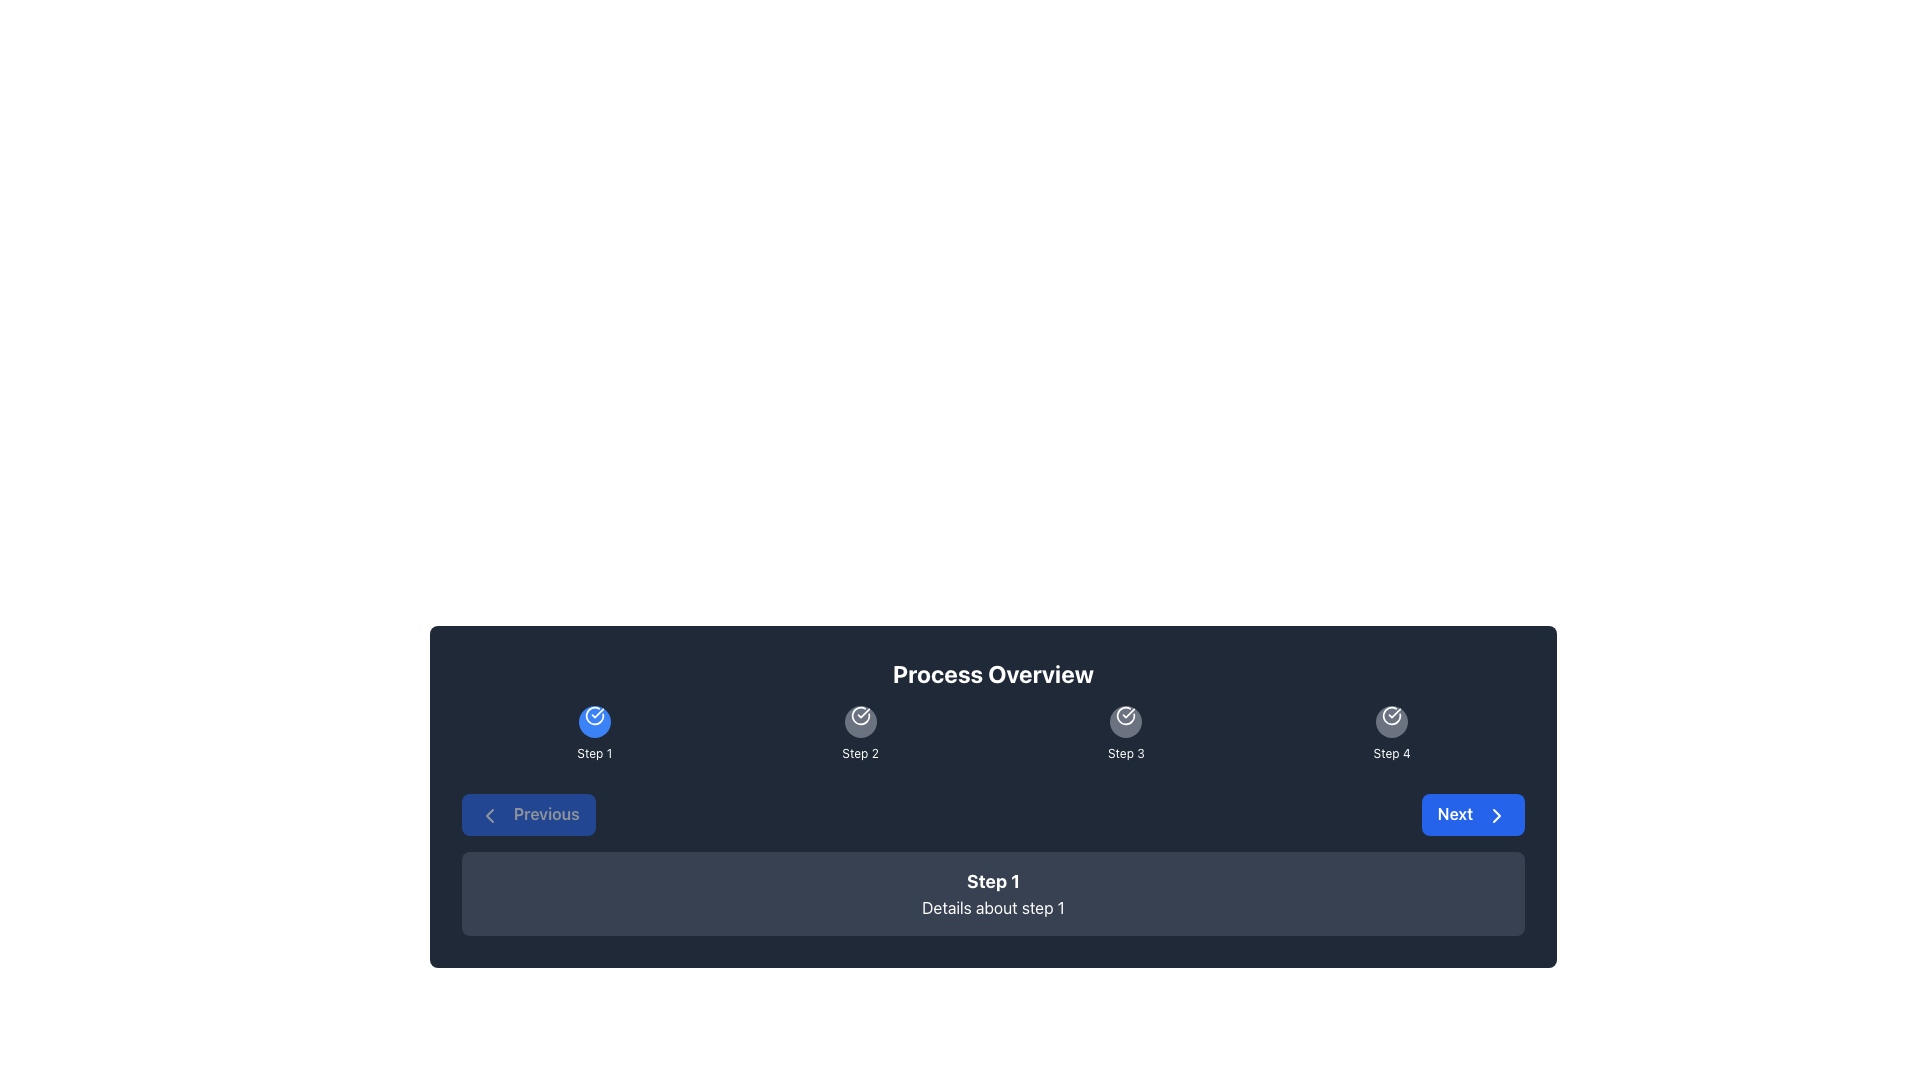 This screenshot has height=1080, width=1920. I want to click on the 'Step 2' text label that indicates the current step in a multi-step navigation interface, positioned beneath its corresponding circular icon in the middle column, so click(860, 753).